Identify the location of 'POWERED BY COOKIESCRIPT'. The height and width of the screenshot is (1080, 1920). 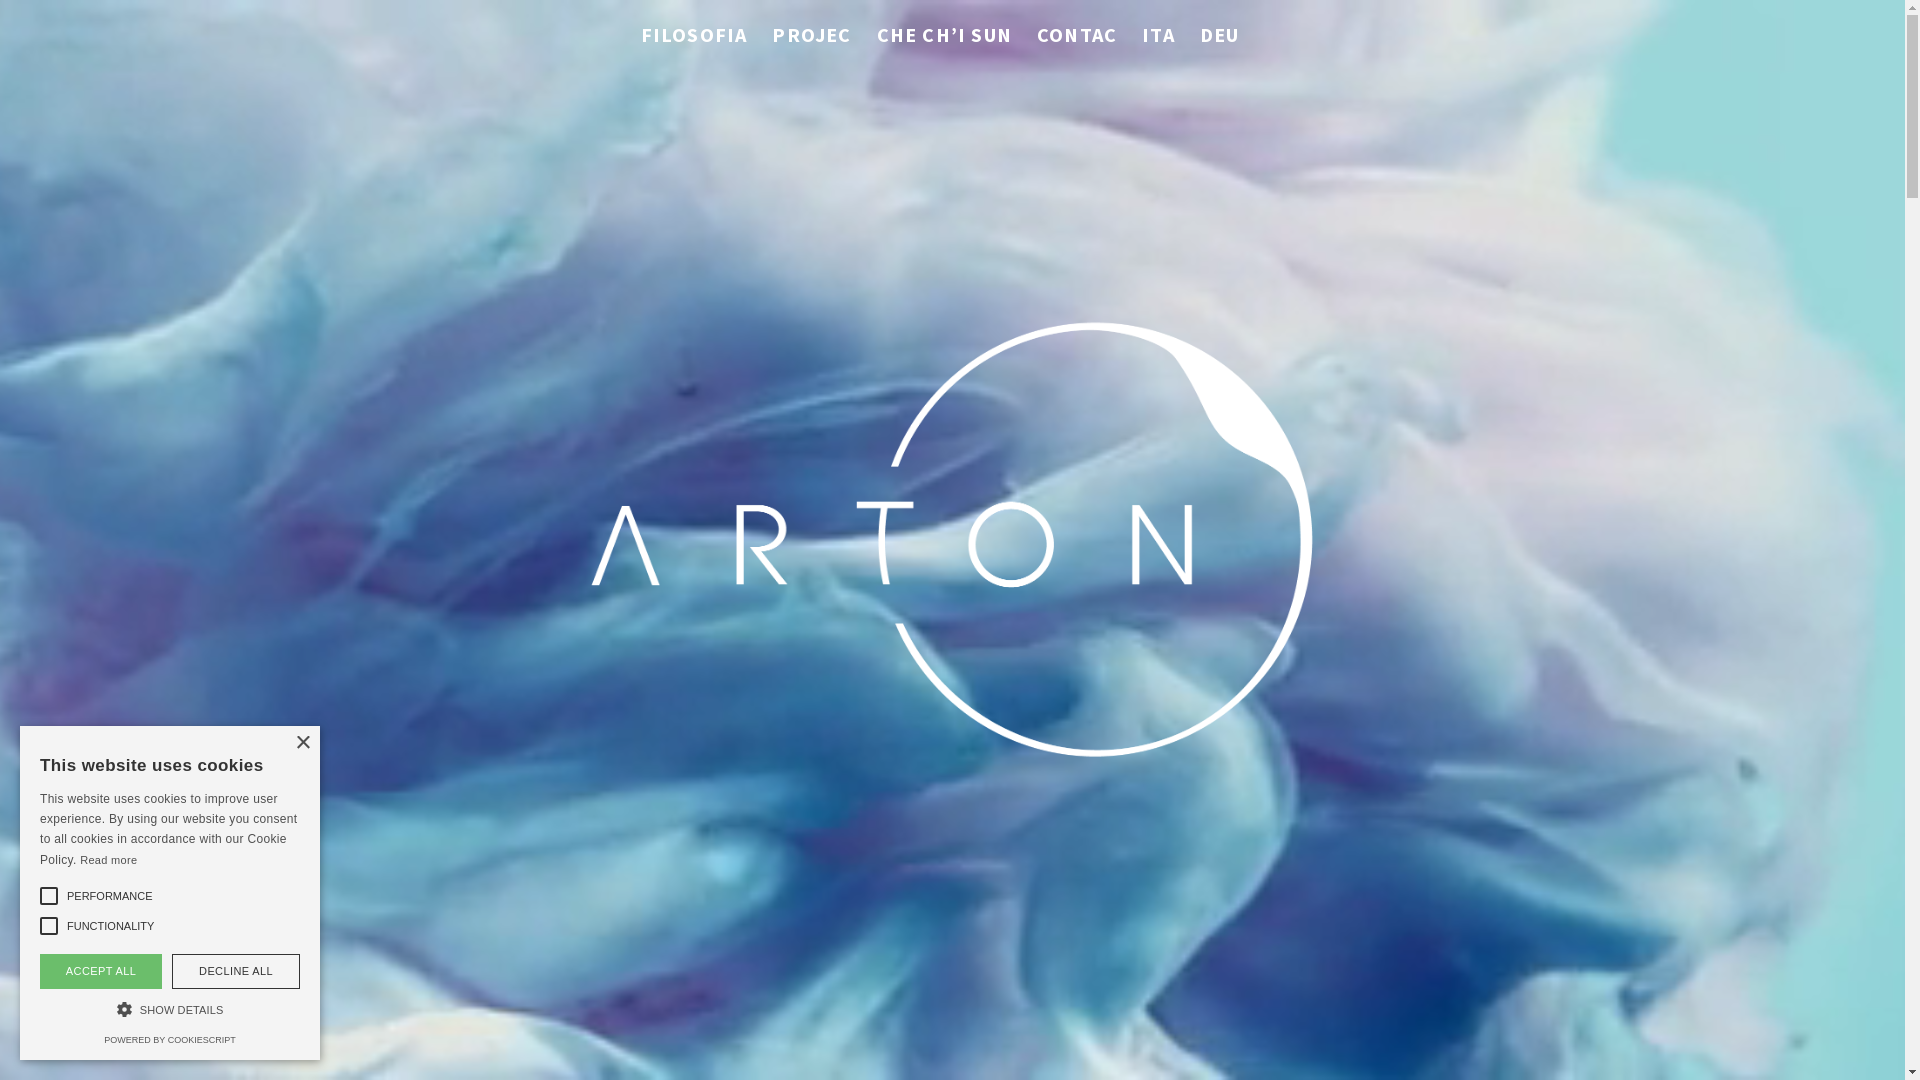
(169, 1039).